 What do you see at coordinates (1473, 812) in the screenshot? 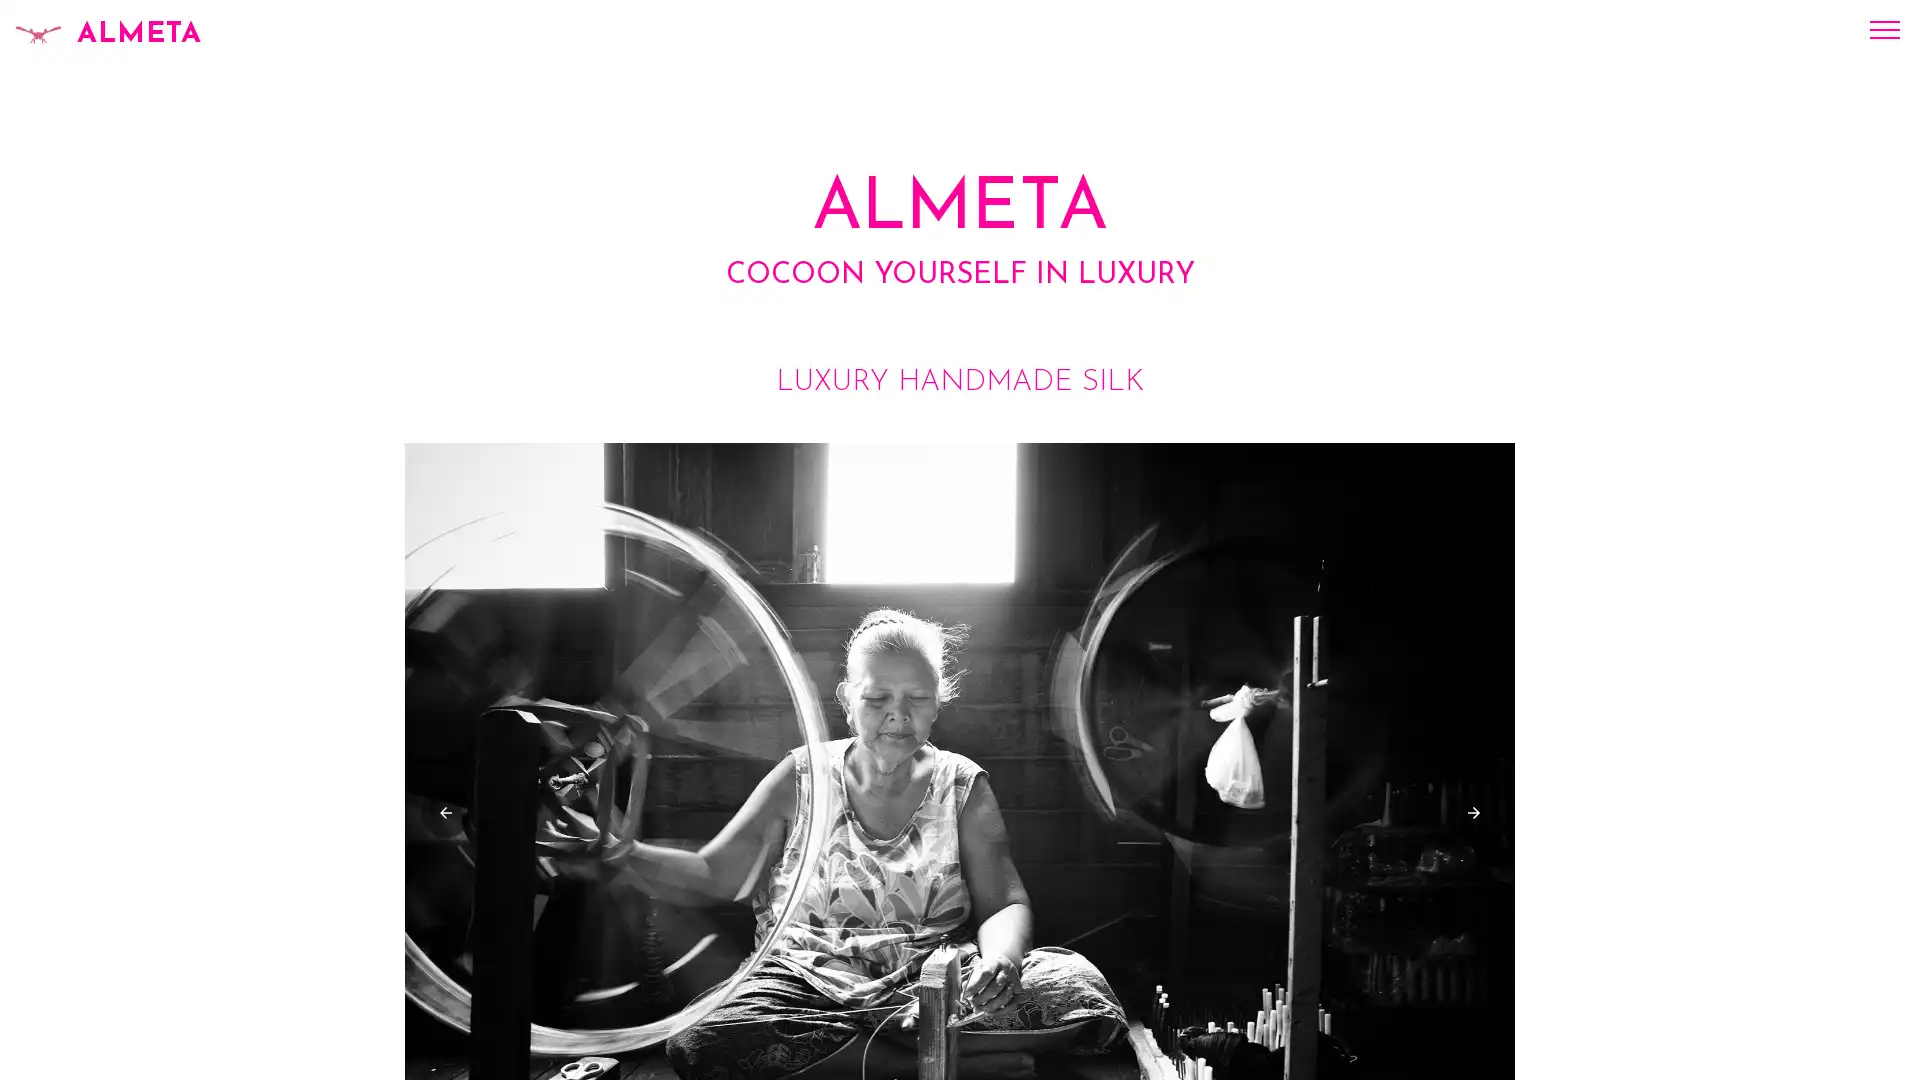
I see `Next item in carousel (1 of 4)` at bounding box center [1473, 812].